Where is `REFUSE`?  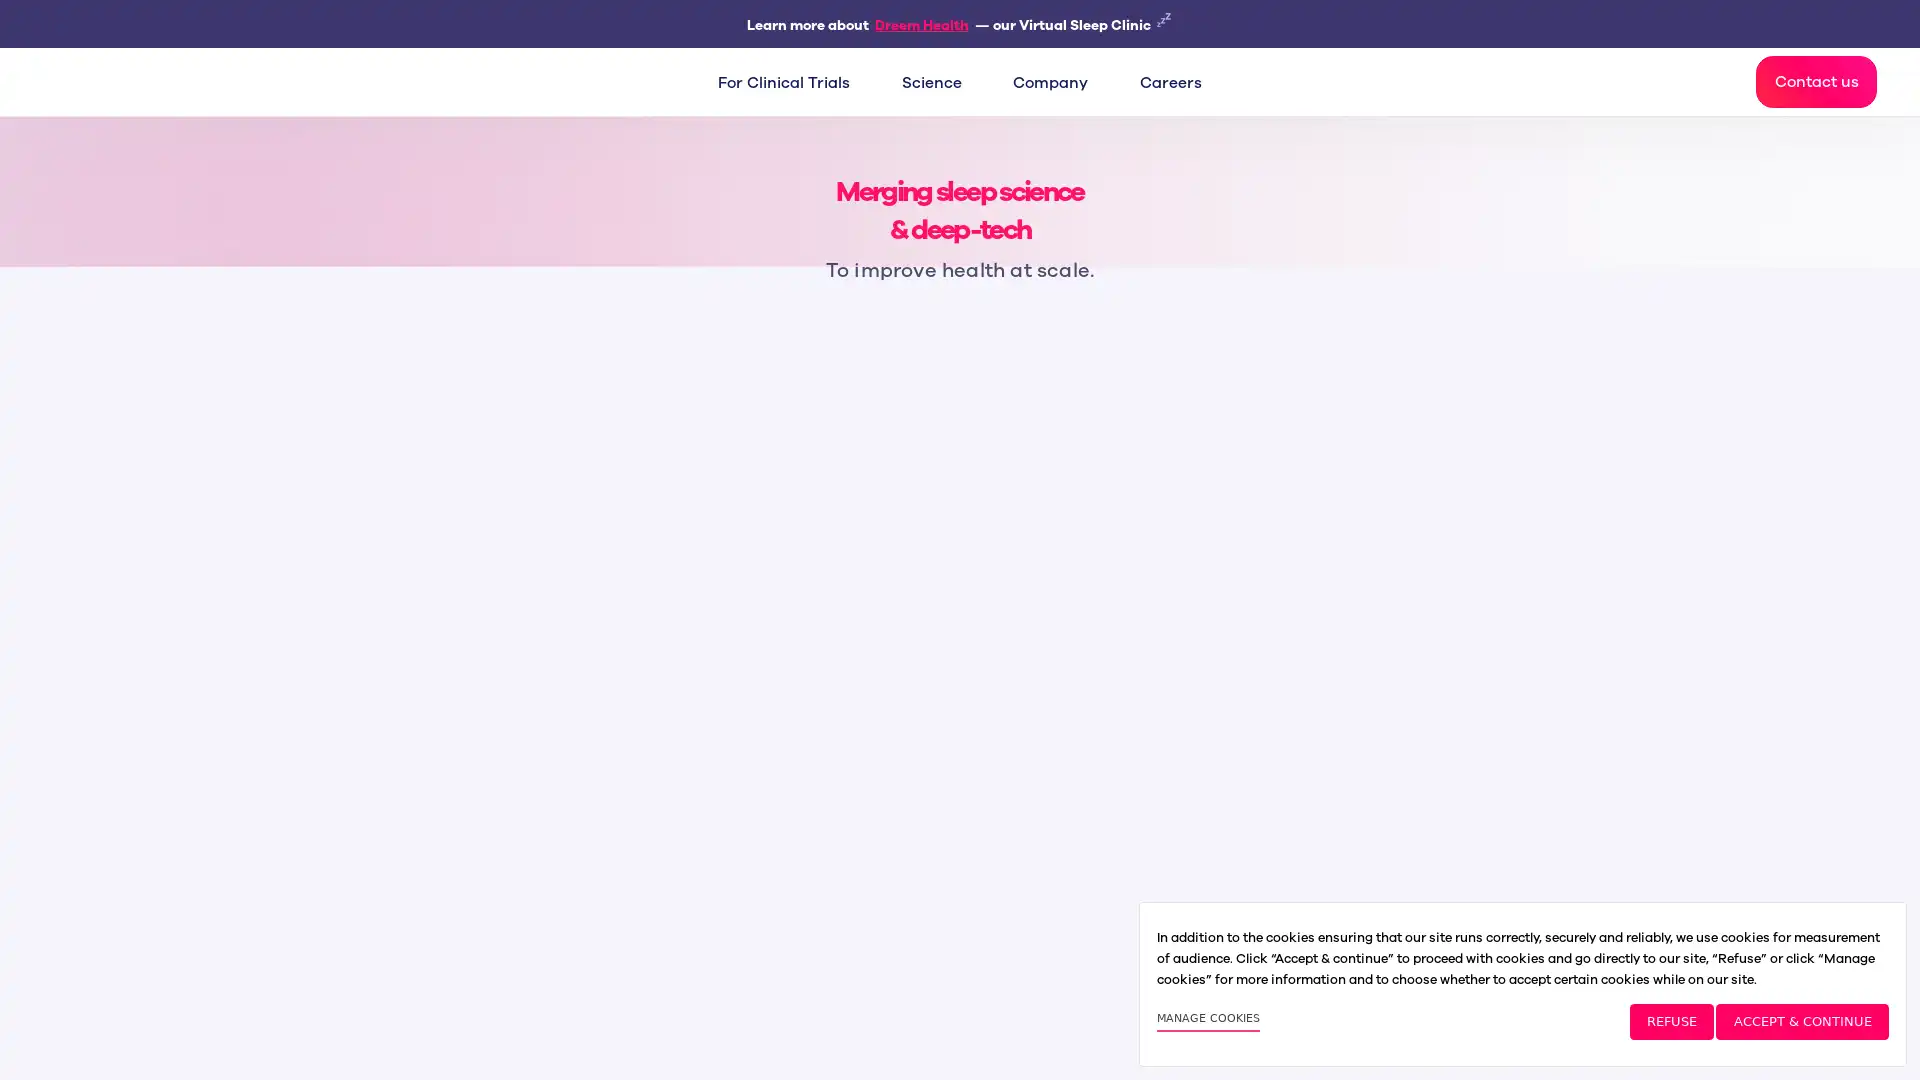 REFUSE is located at coordinates (1671, 1021).